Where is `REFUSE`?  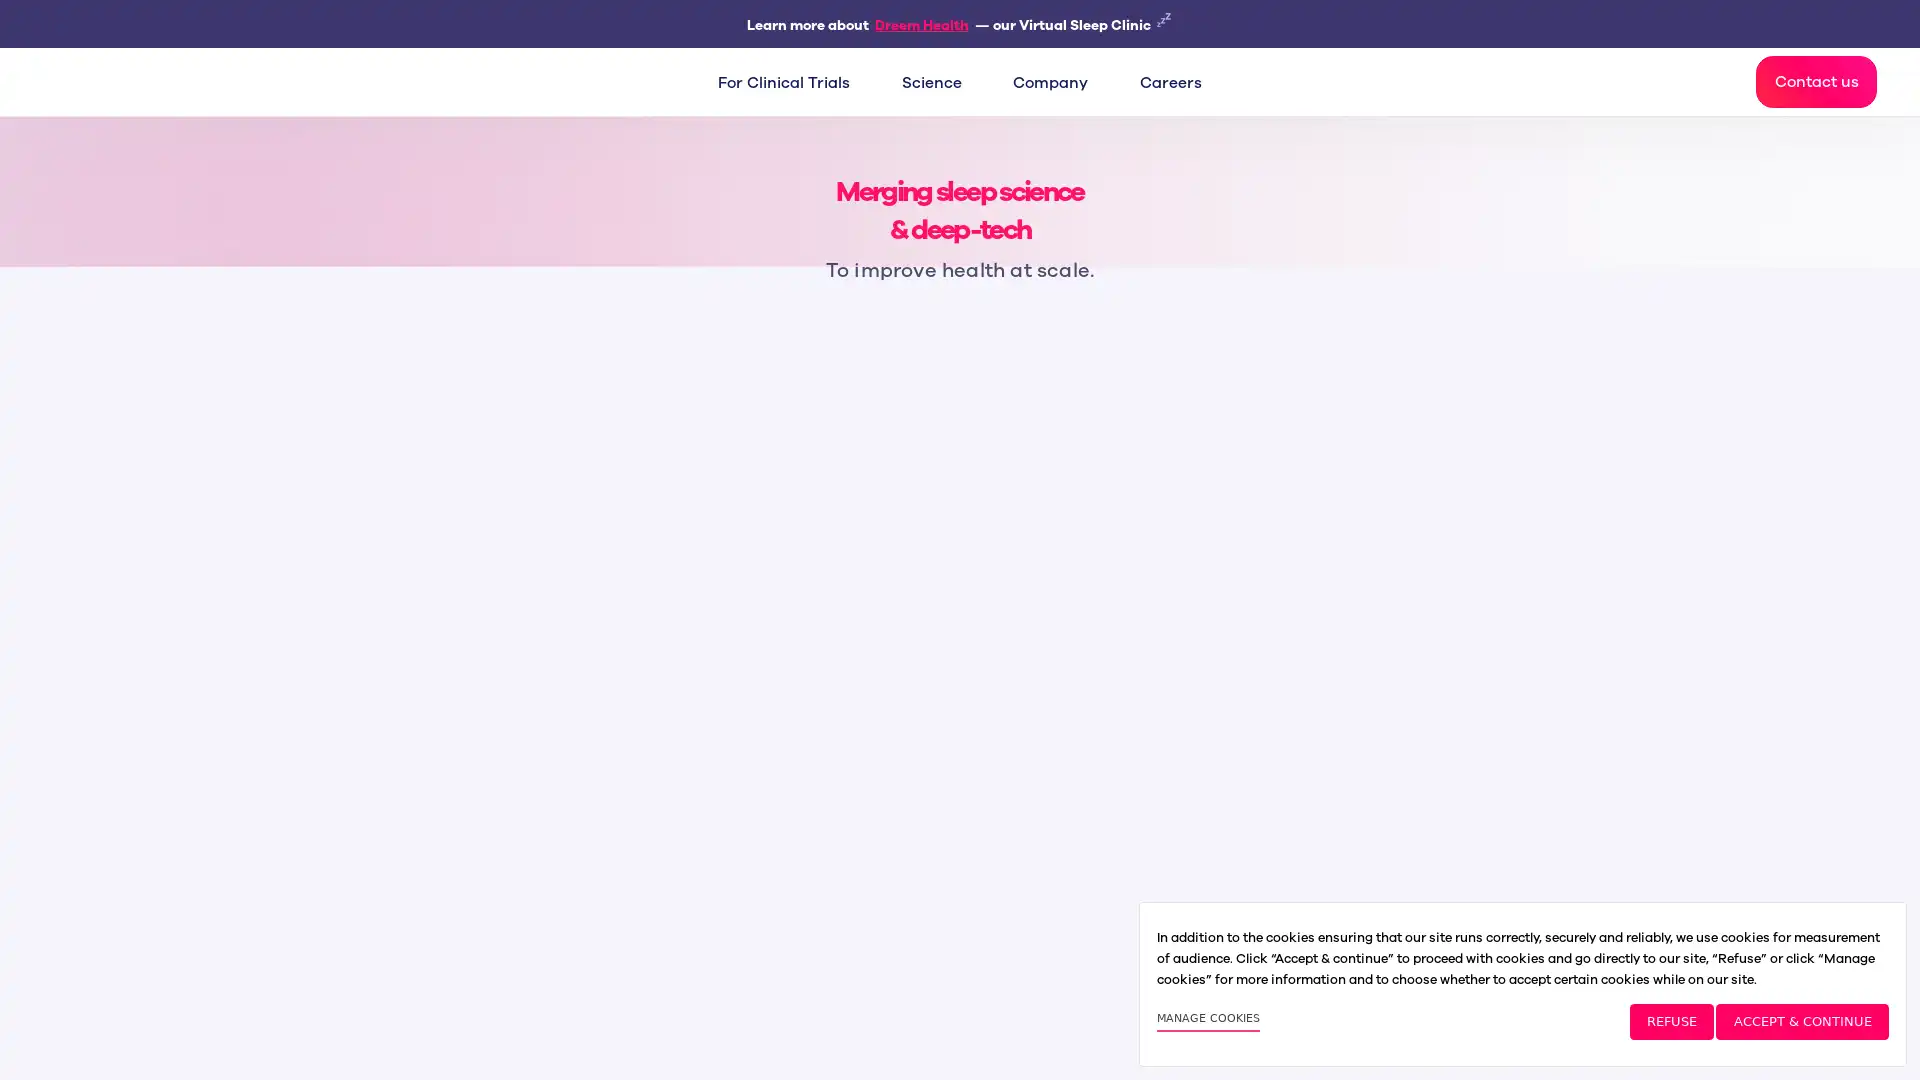 REFUSE is located at coordinates (1671, 1021).